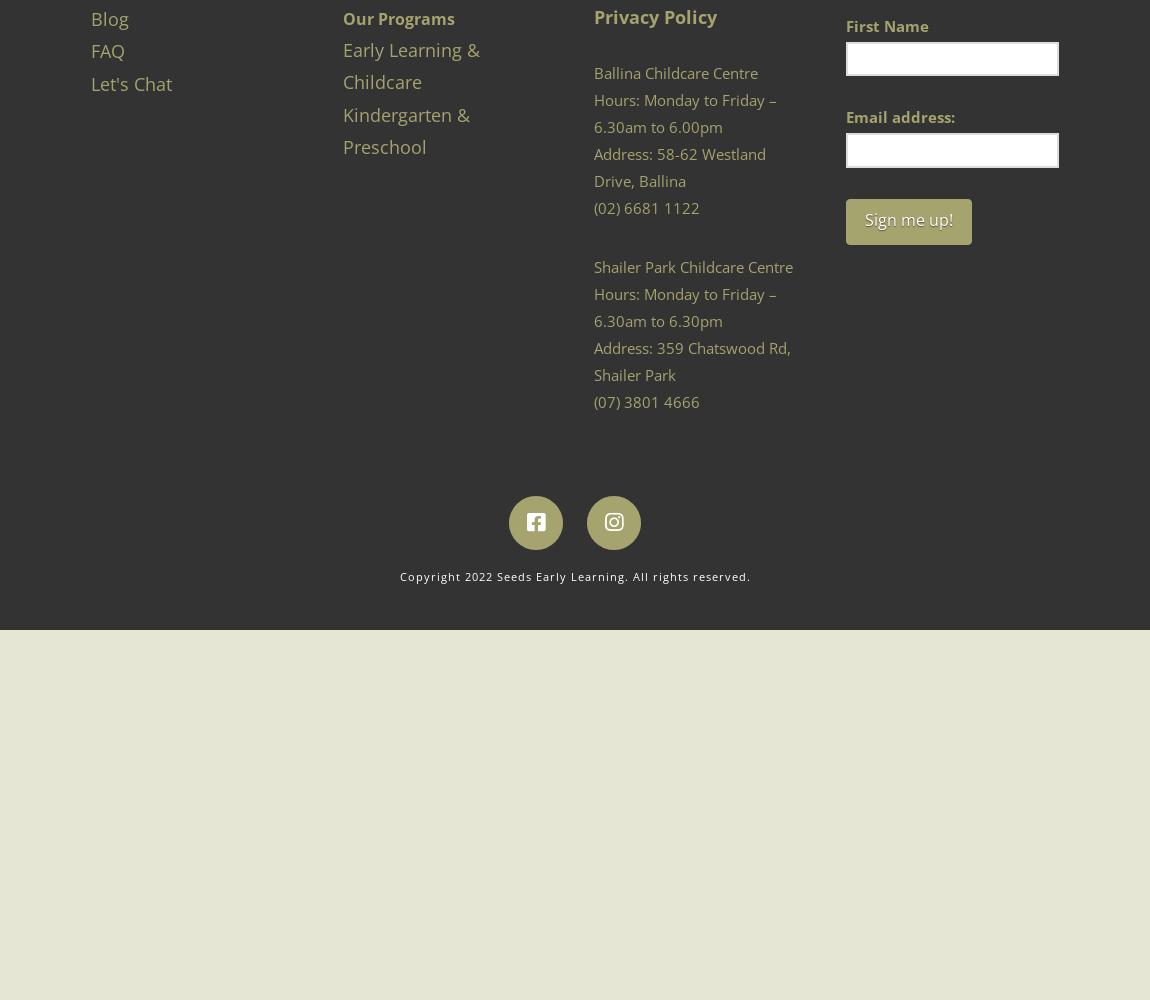 The image size is (1150, 1000). What do you see at coordinates (900, 116) in the screenshot?
I see `'Email address:'` at bounding box center [900, 116].